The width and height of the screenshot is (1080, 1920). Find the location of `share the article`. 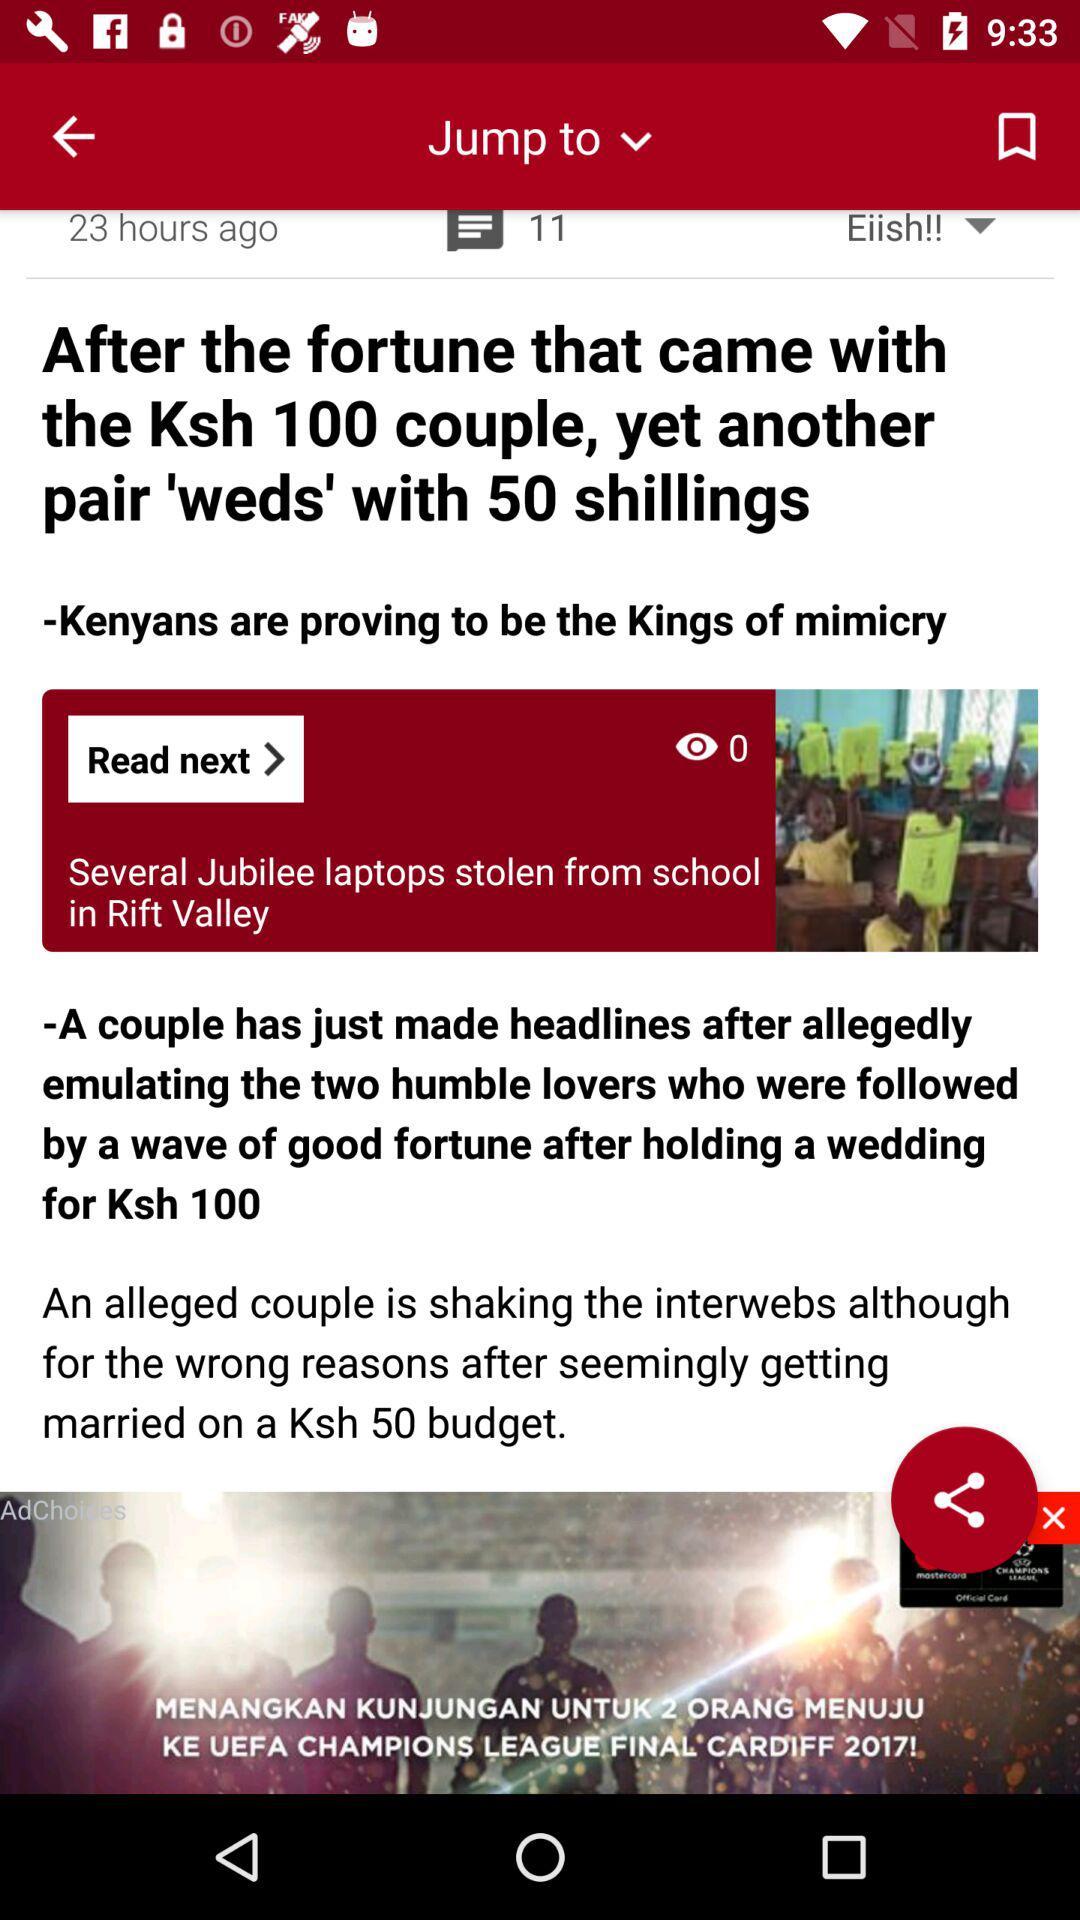

share the article is located at coordinates (963, 1499).